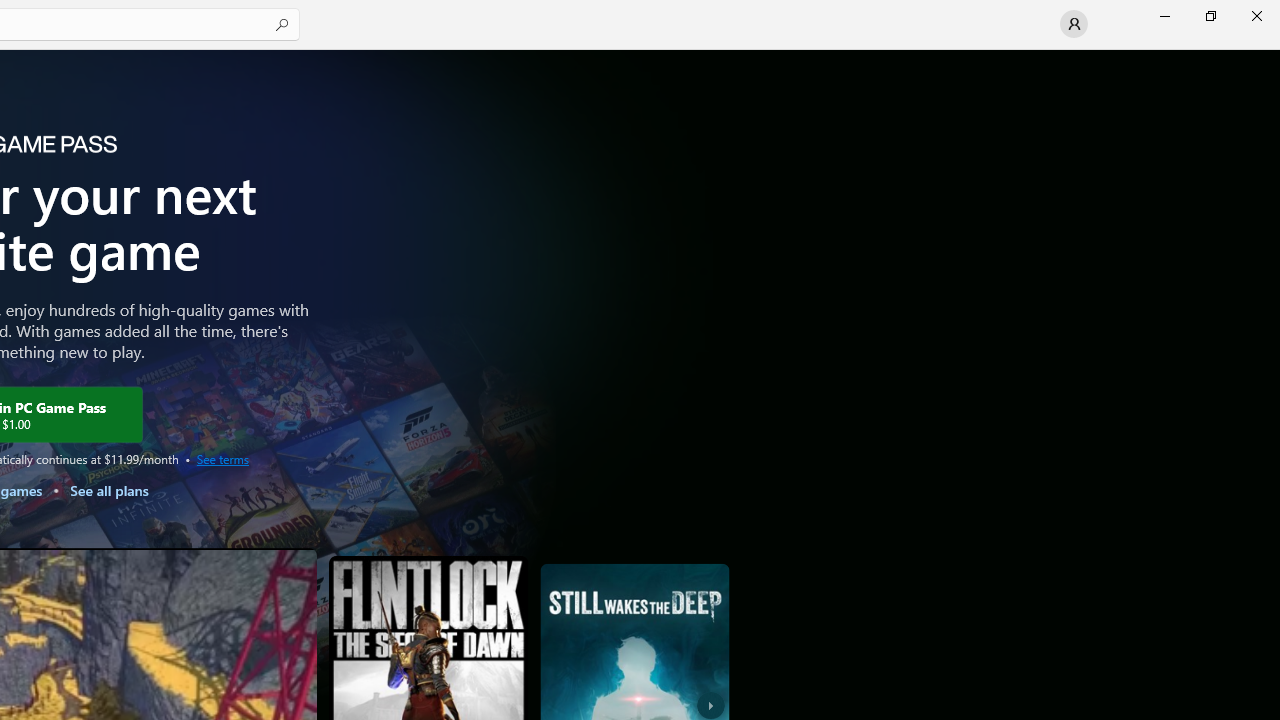 Image resolution: width=1280 pixels, height=720 pixels. Describe the element at coordinates (222, 458) in the screenshot. I see `'See terms'` at that location.